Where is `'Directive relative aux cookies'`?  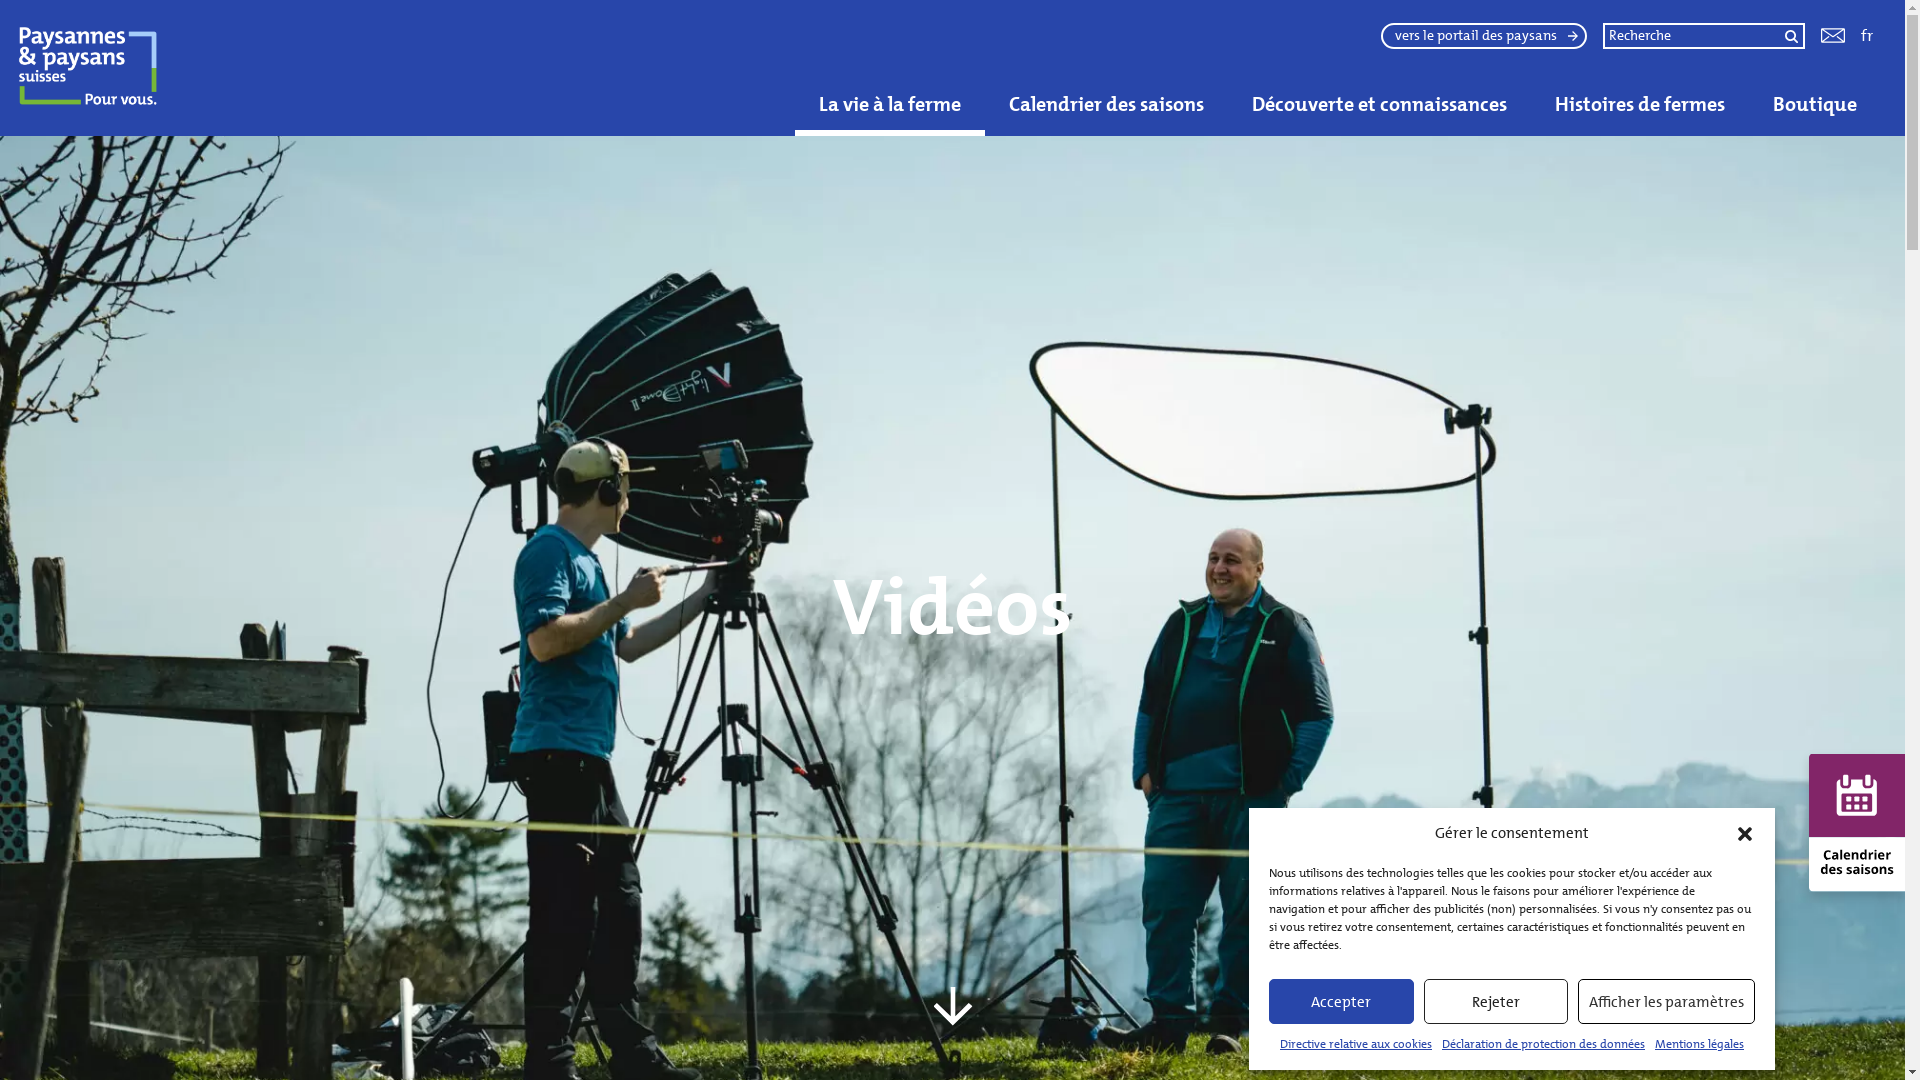
'Directive relative aux cookies' is located at coordinates (1356, 1043).